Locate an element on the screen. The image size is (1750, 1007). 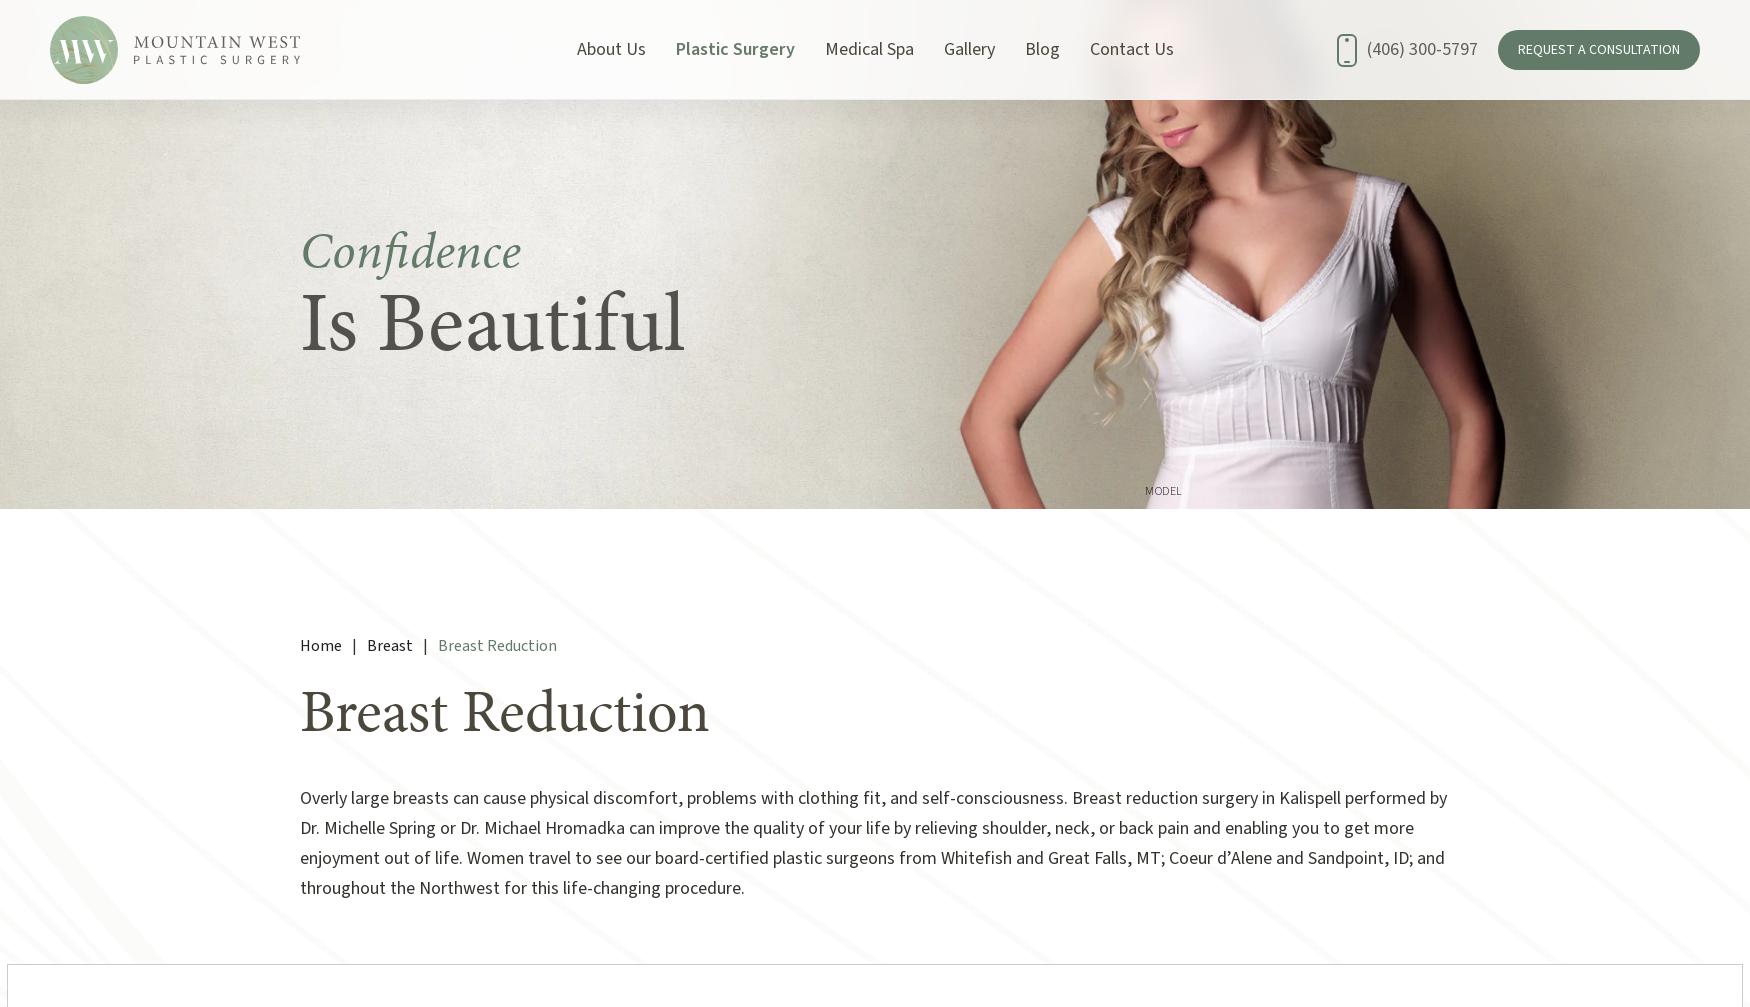
'Confidence' is located at coordinates (409, 250).